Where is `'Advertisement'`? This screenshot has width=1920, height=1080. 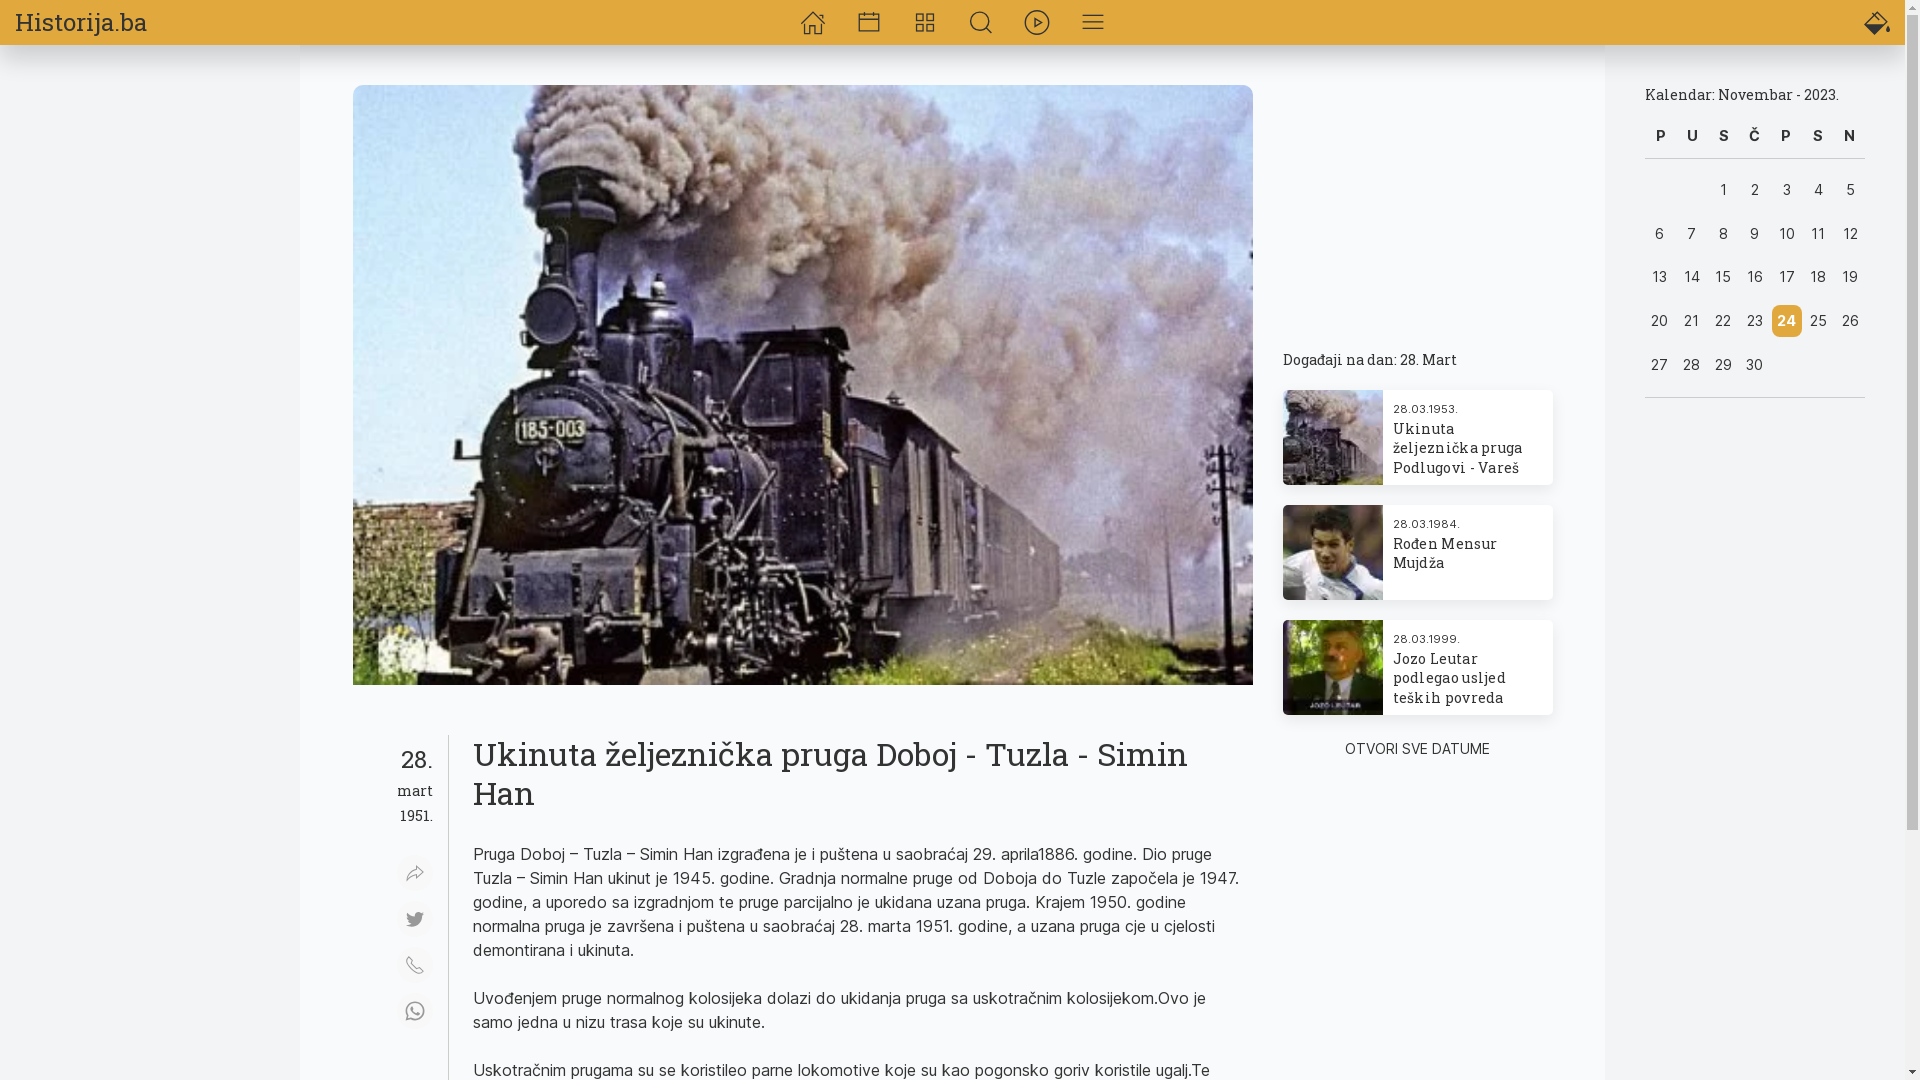
'Advertisement' is located at coordinates (1415, 197).